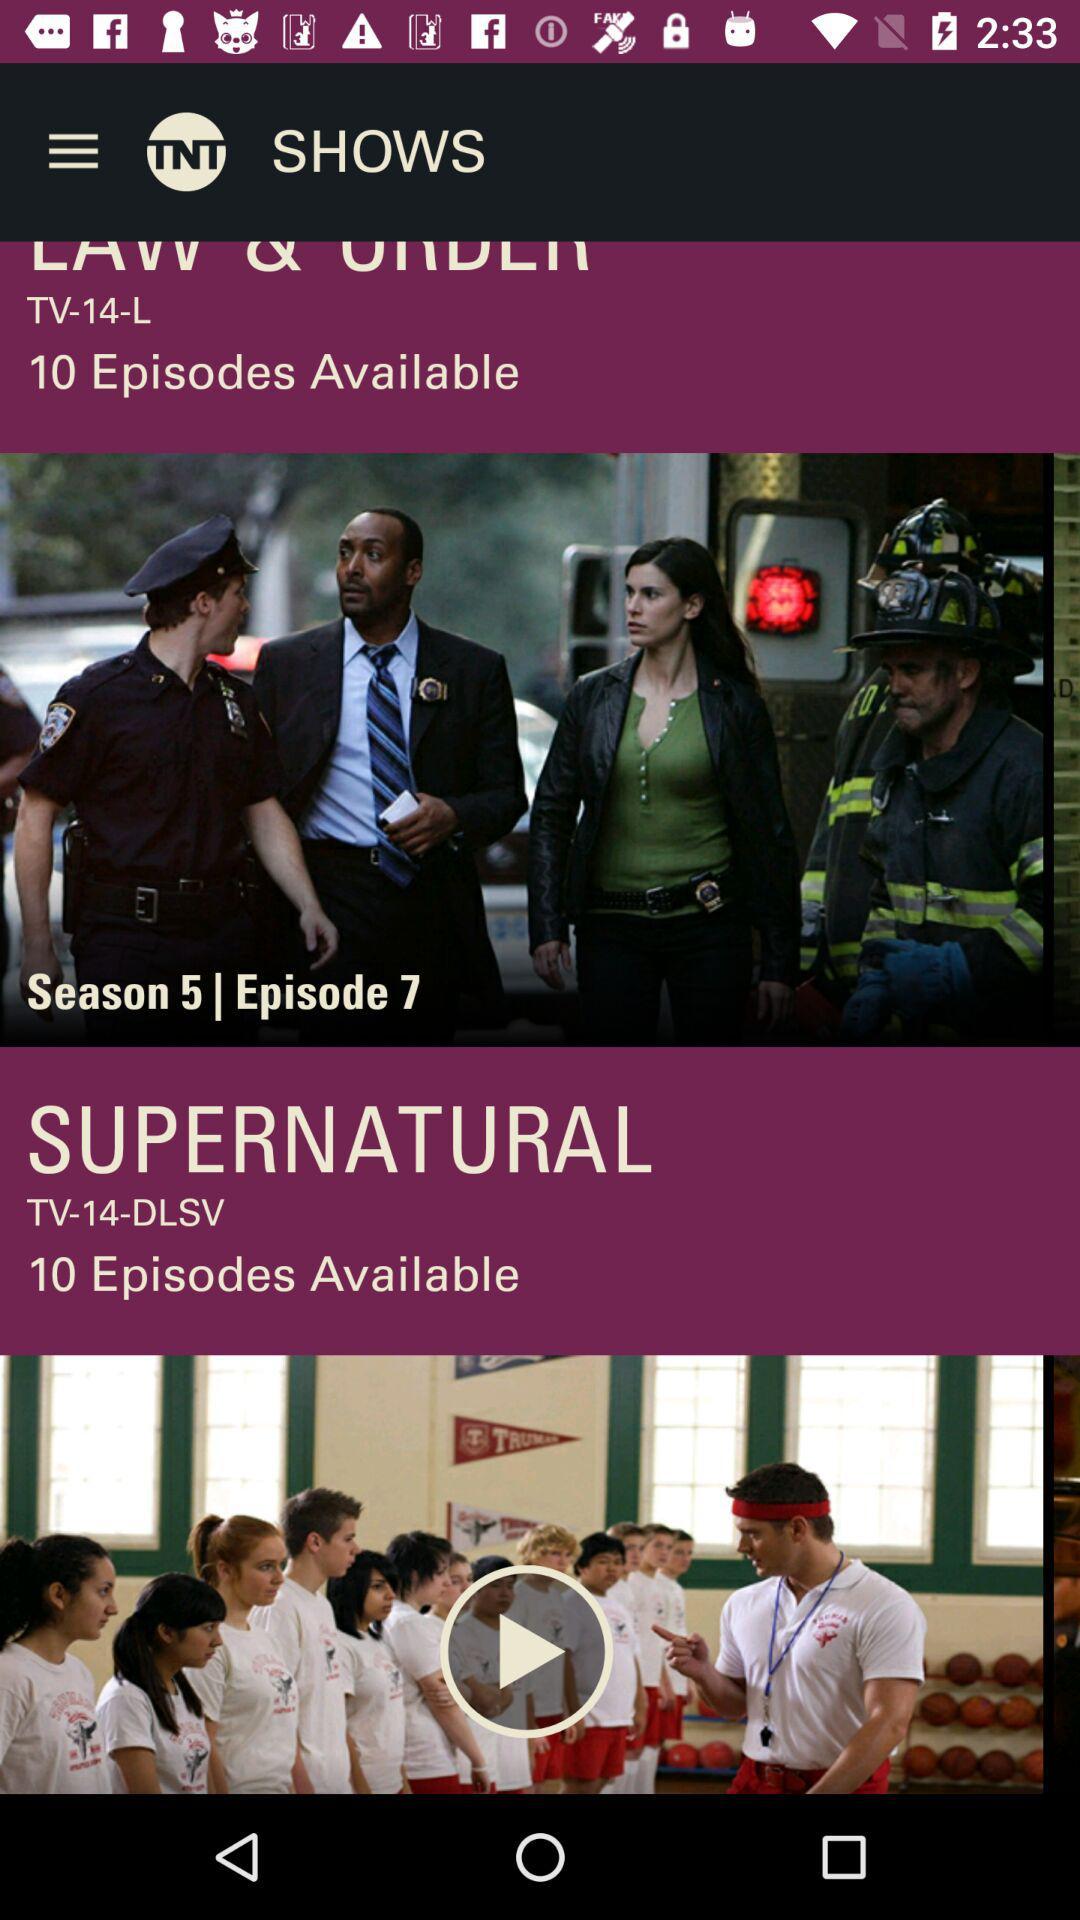 The width and height of the screenshot is (1080, 1920). Describe the element at coordinates (186, 150) in the screenshot. I see `icon above the law & order icon` at that location.